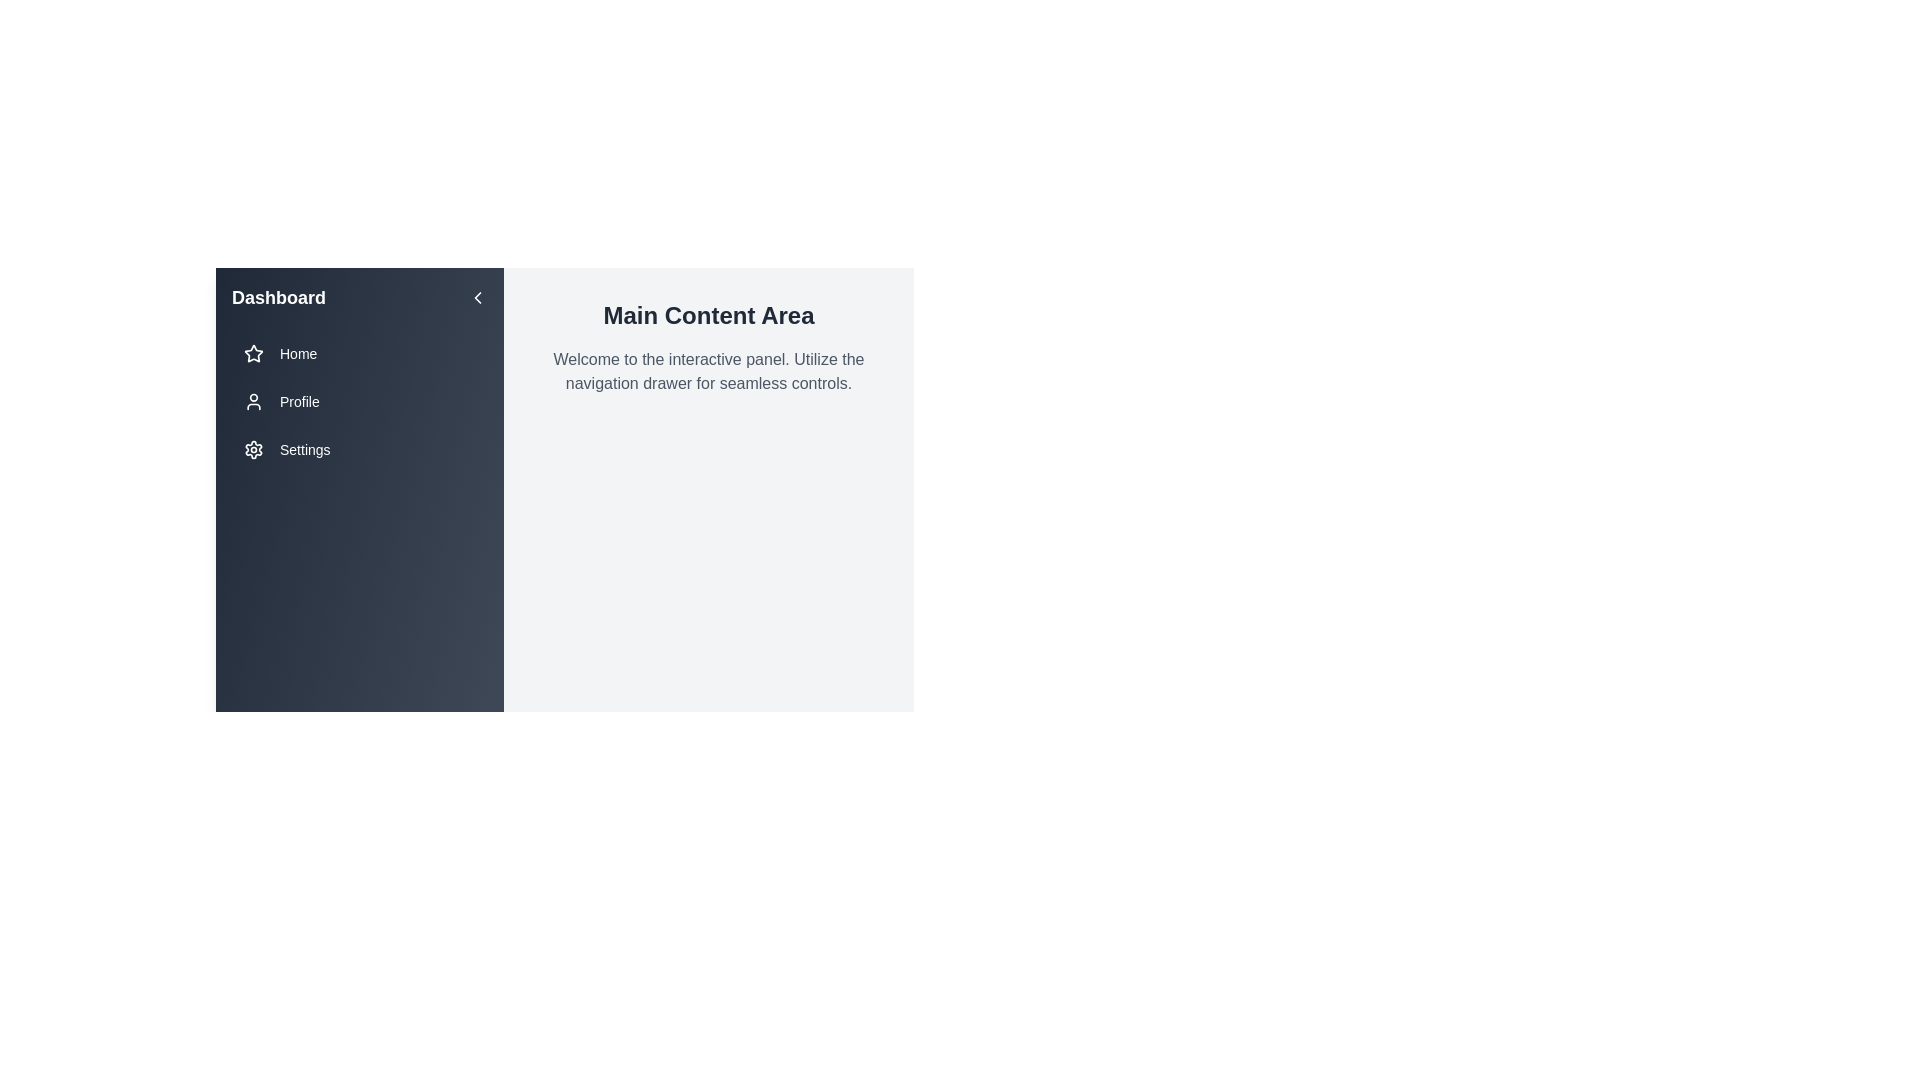 The image size is (1920, 1080). I want to click on the settings button located under the 'Profile' option in the navigation panel, so click(360, 450).